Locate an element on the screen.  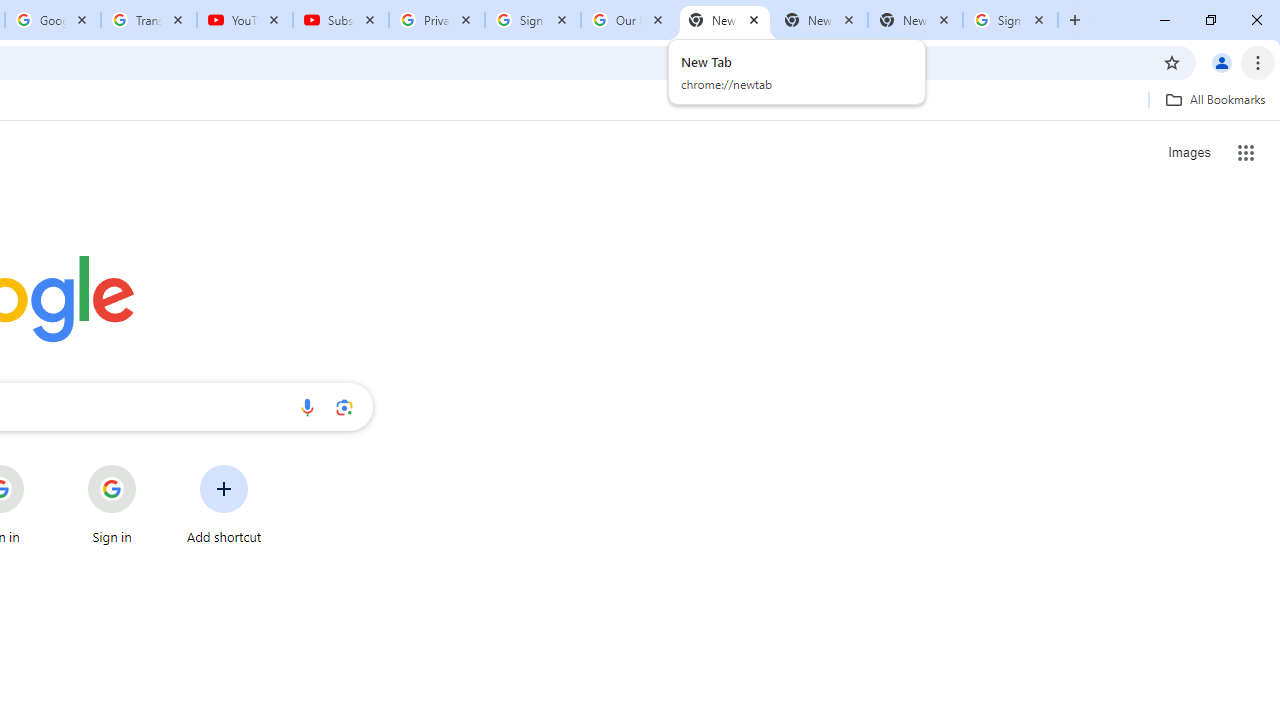
'Search for Images ' is located at coordinates (1189, 152).